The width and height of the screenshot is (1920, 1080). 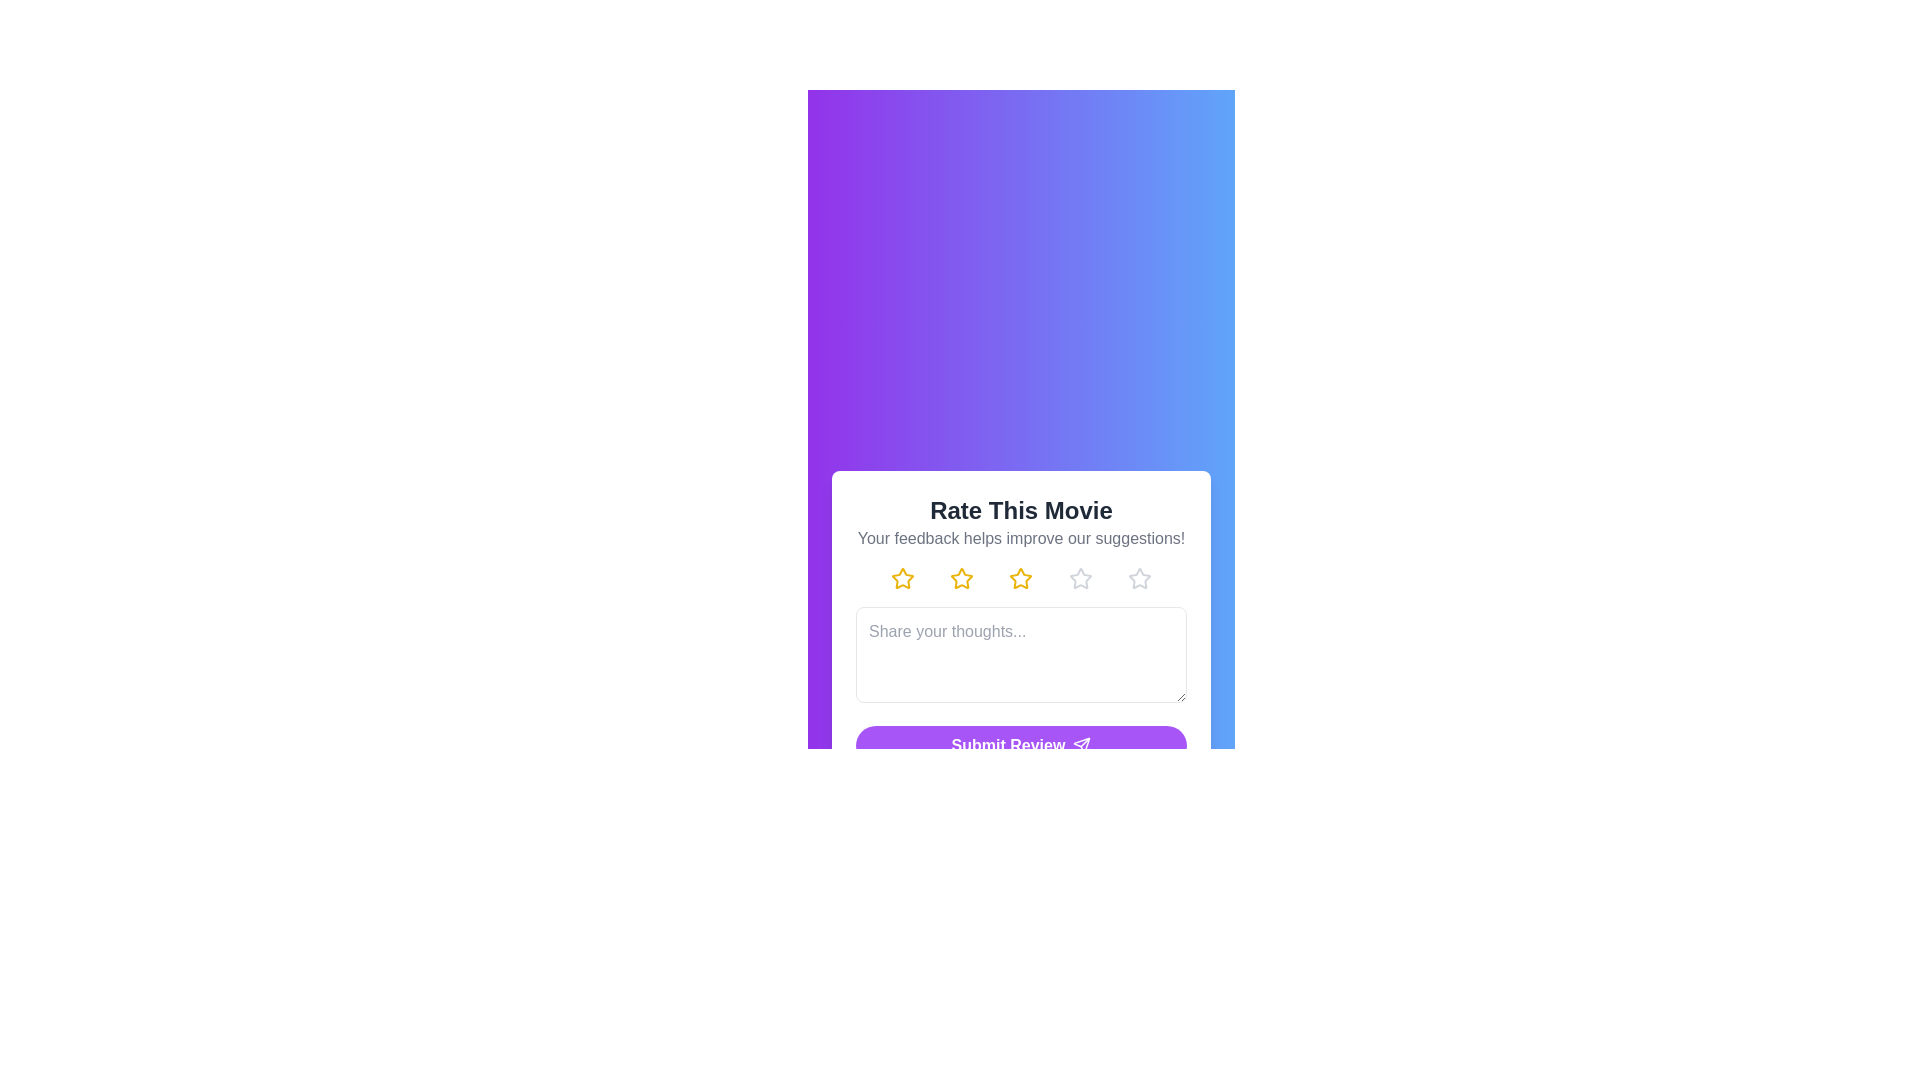 What do you see at coordinates (962, 578) in the screenshot?
I see `the second star of the five-star rating system below the text 'Rate This Movie' for accessibility purposes` at bounding box center [962, 578].